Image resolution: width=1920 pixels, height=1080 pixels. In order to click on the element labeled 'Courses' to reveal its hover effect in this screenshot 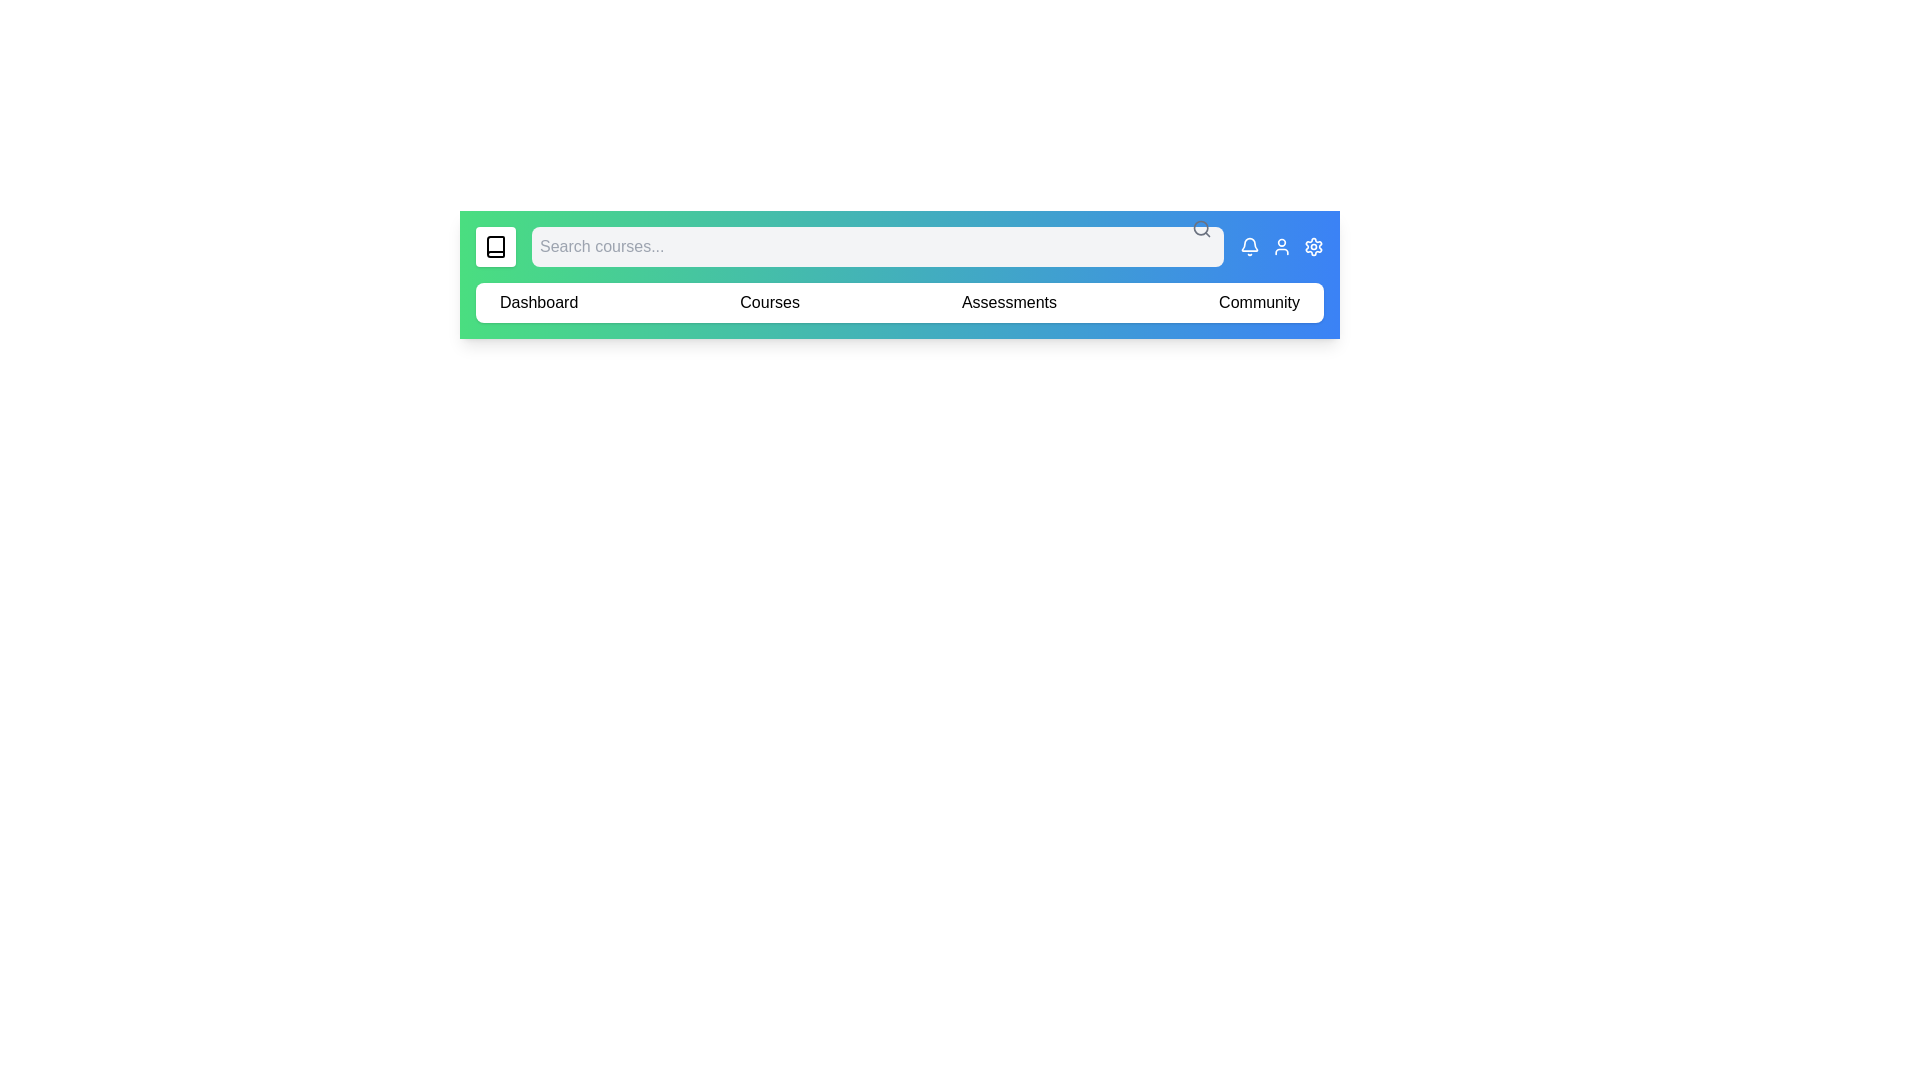, I will do `click(768, 303)`.